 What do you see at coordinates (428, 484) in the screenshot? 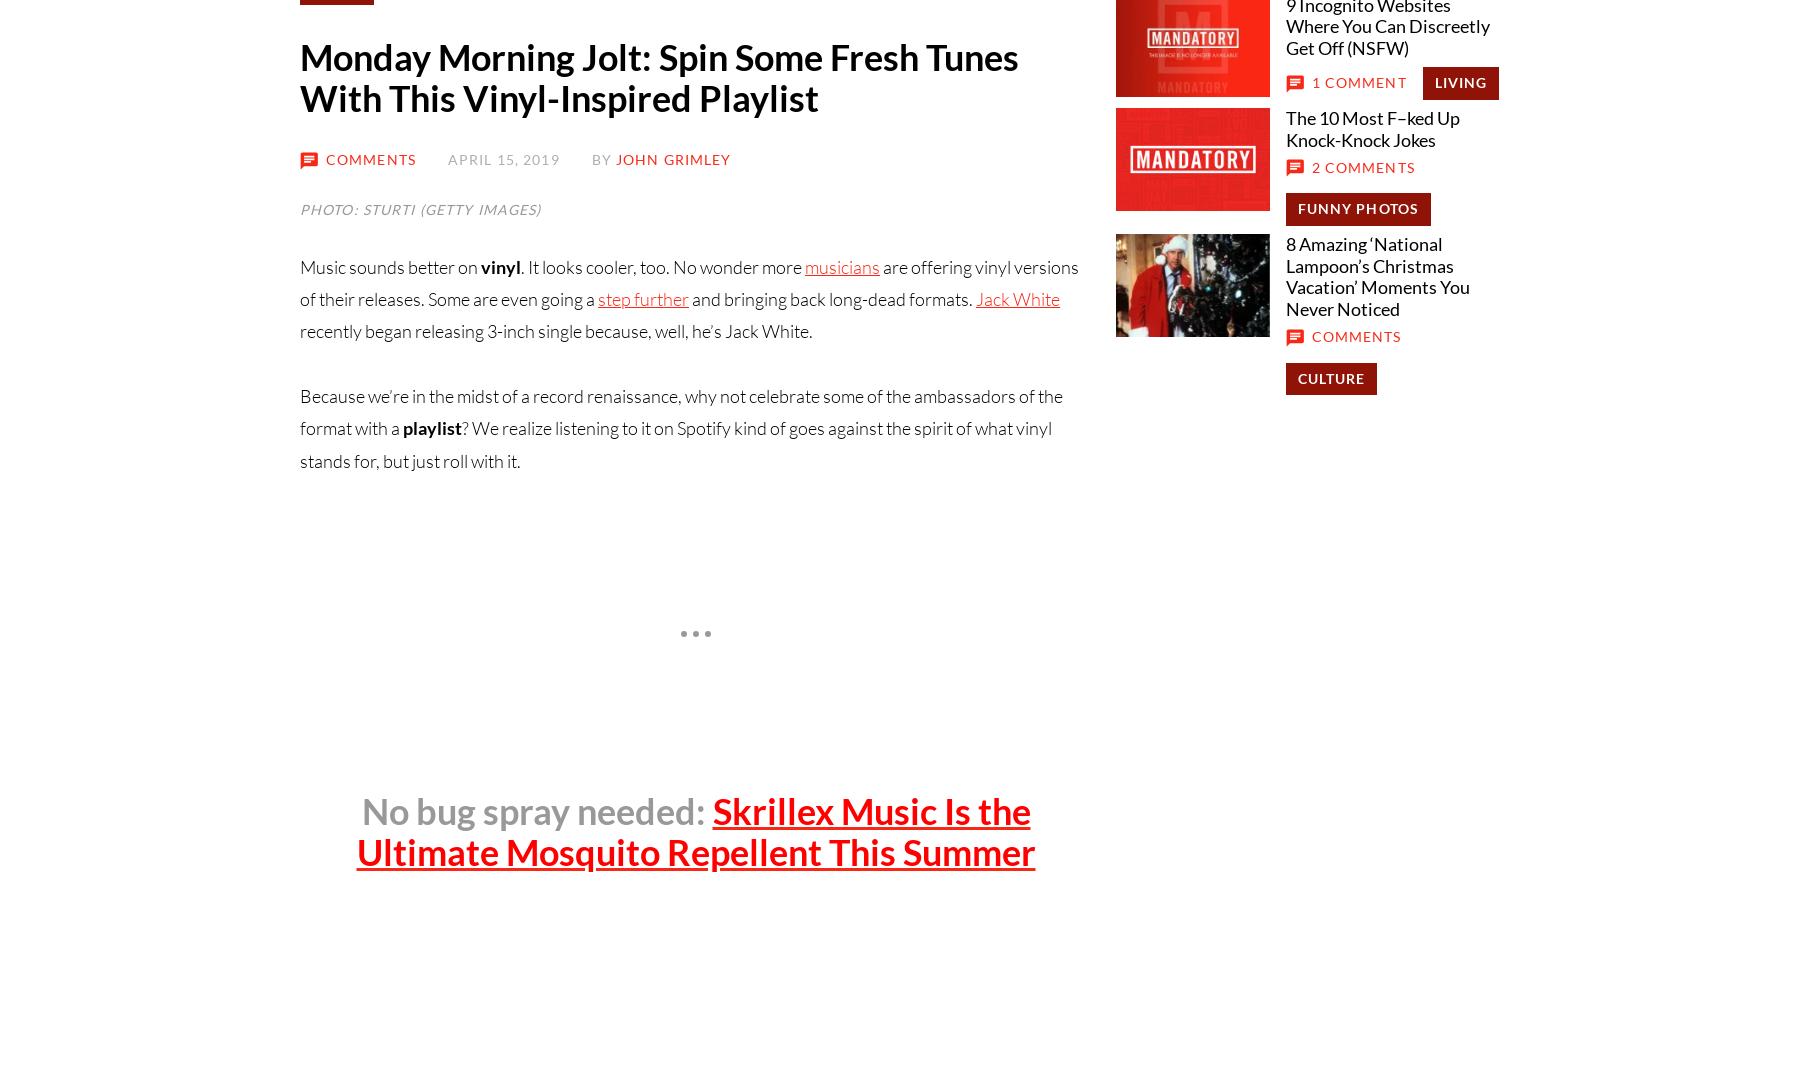
I see `'Contact Us'` at bounding box center [428, 484].